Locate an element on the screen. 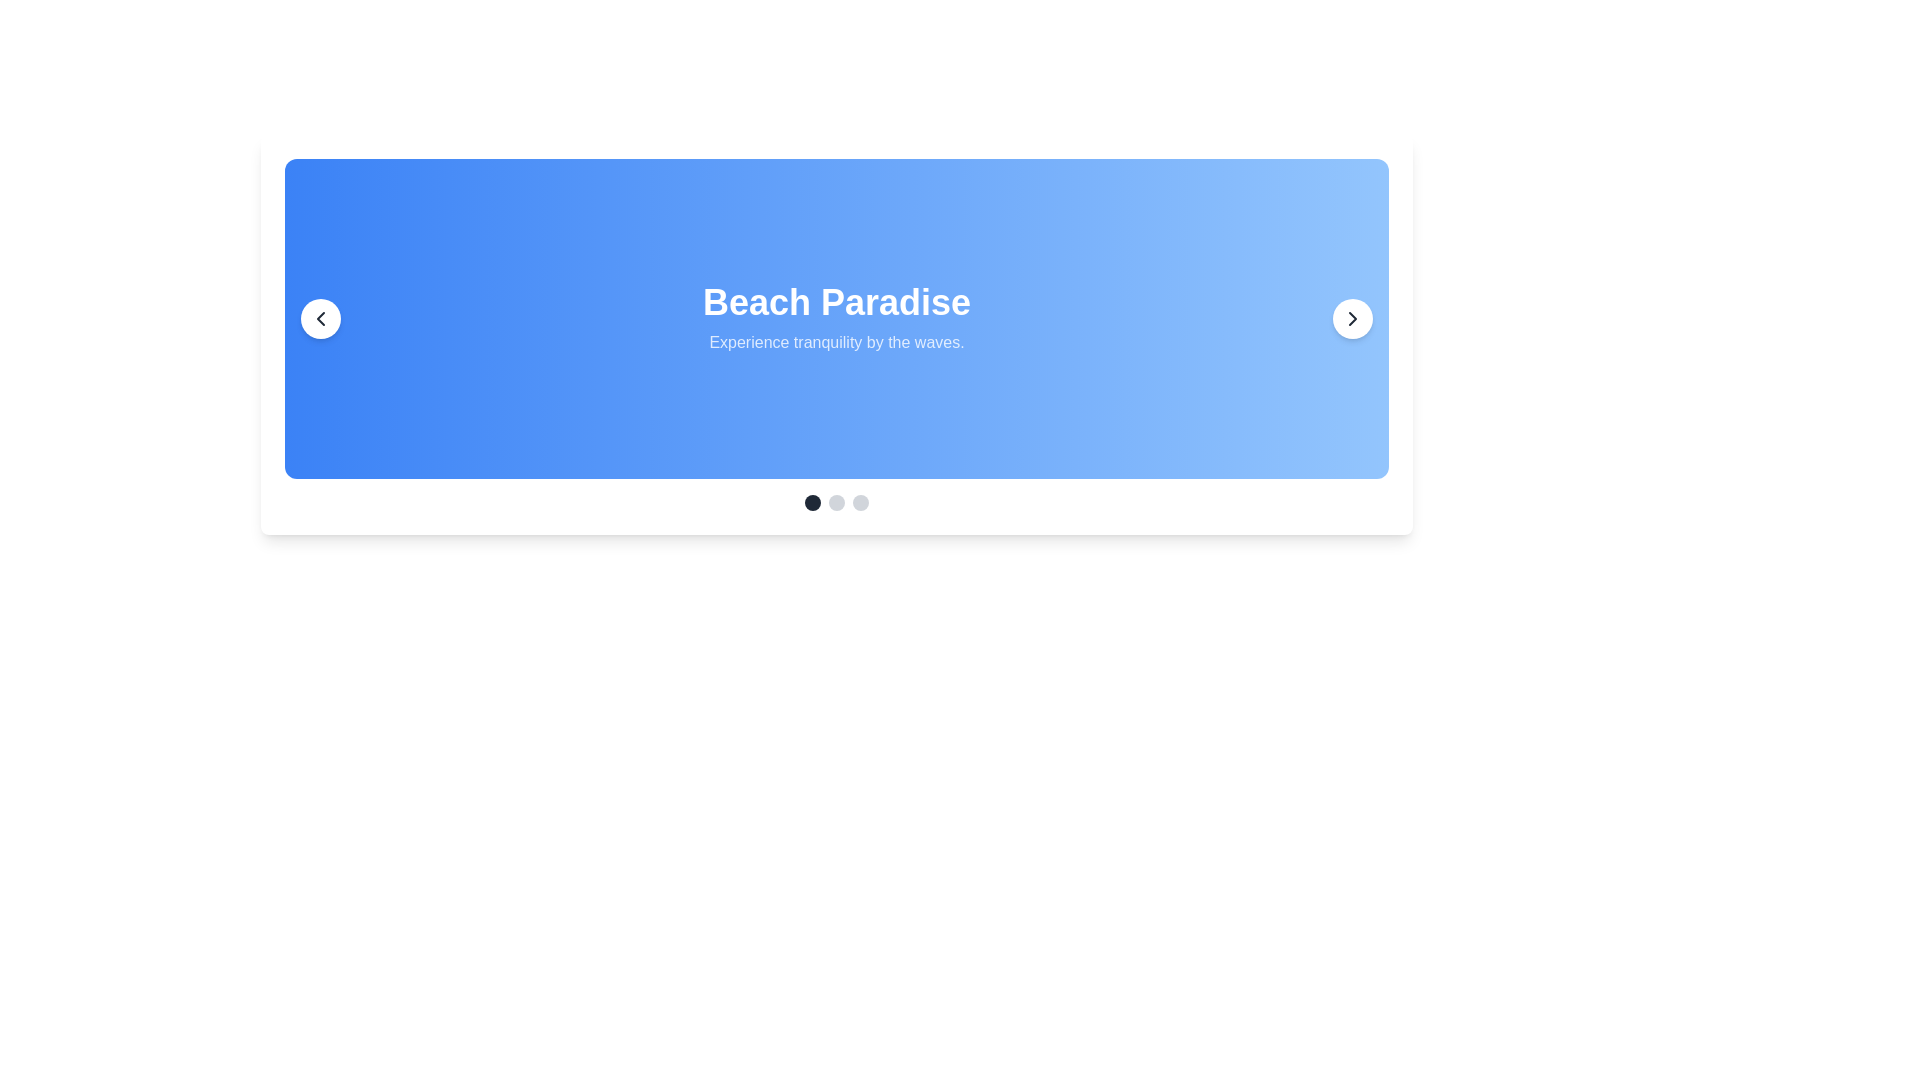  the second Carousel navigation dot, which is a small circular button with a gray background located beneath the 'Beach Paradise' title is located at coordinates (836, 501).